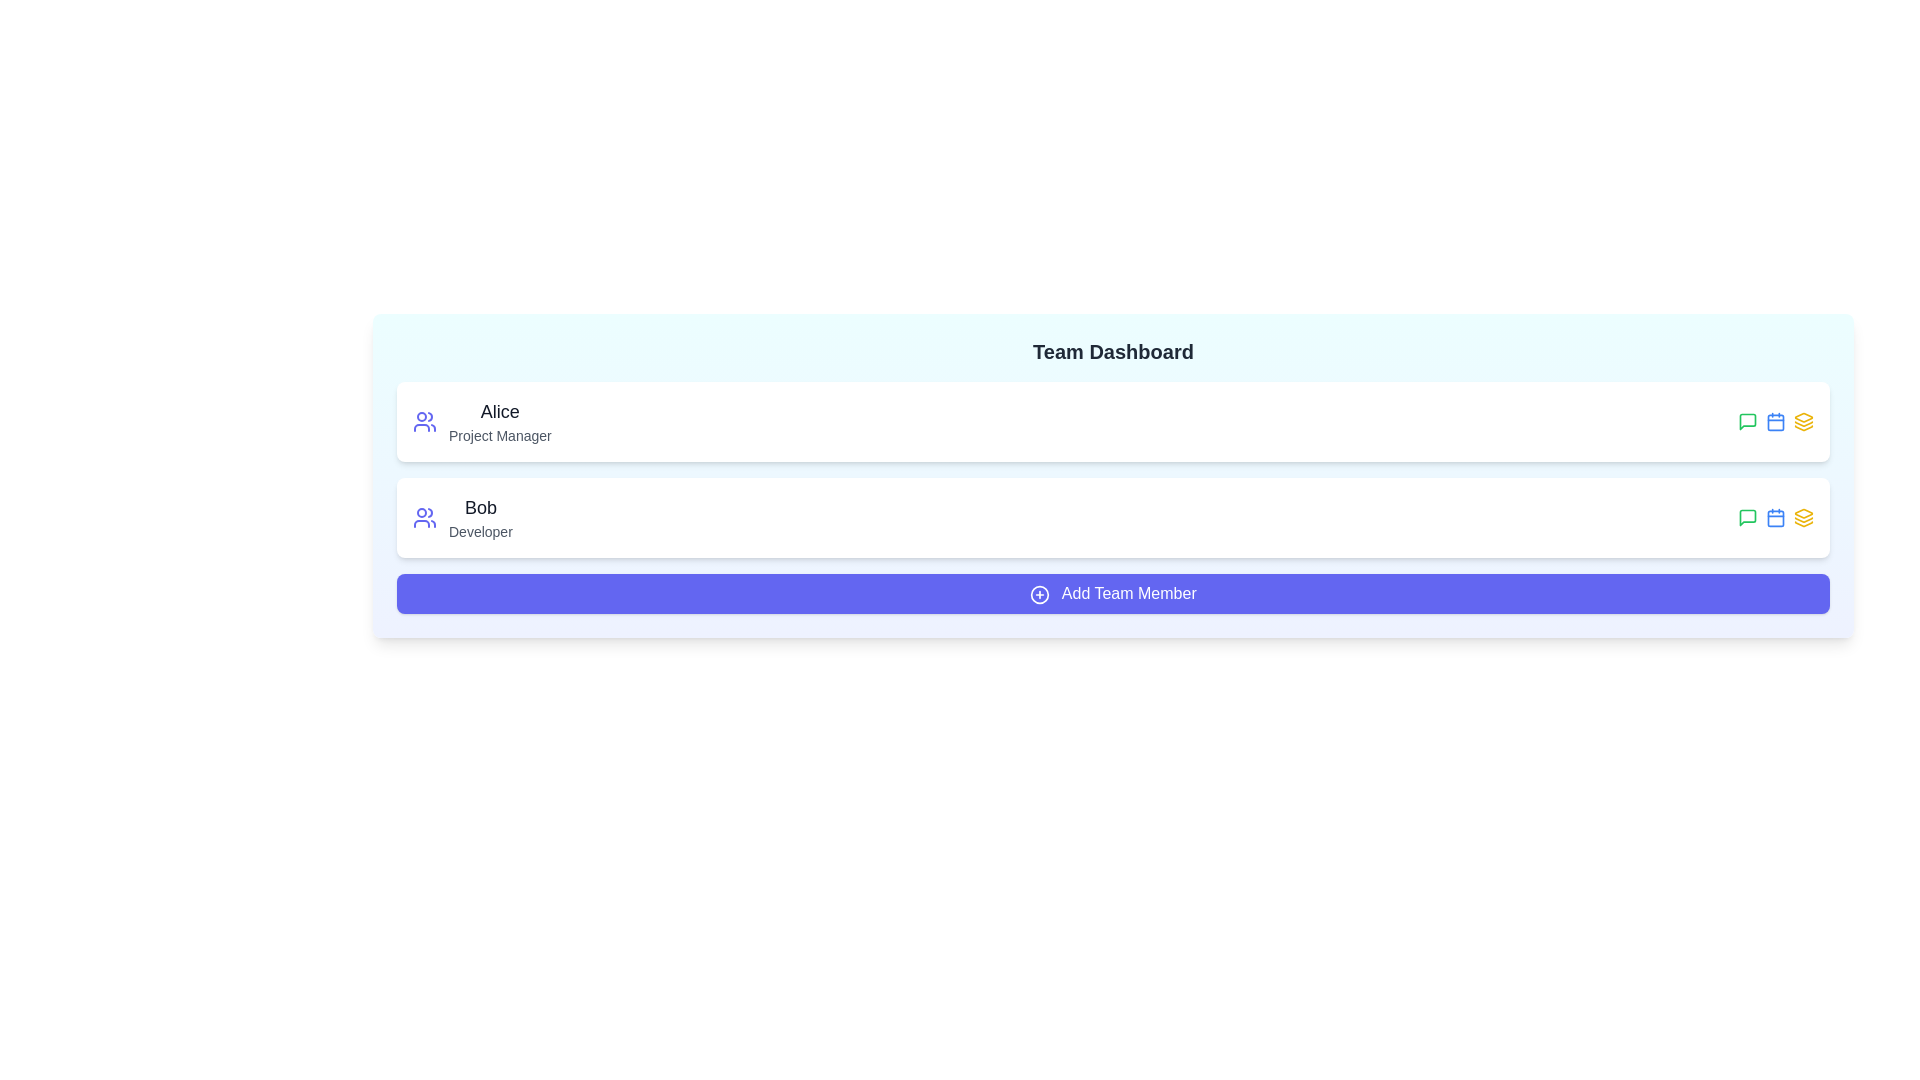  I want to click on content displayed on the Text Label that shows the name 'Bob' in the second user card, which is positioned above the smaller text 'Developer', so click(480, 507).